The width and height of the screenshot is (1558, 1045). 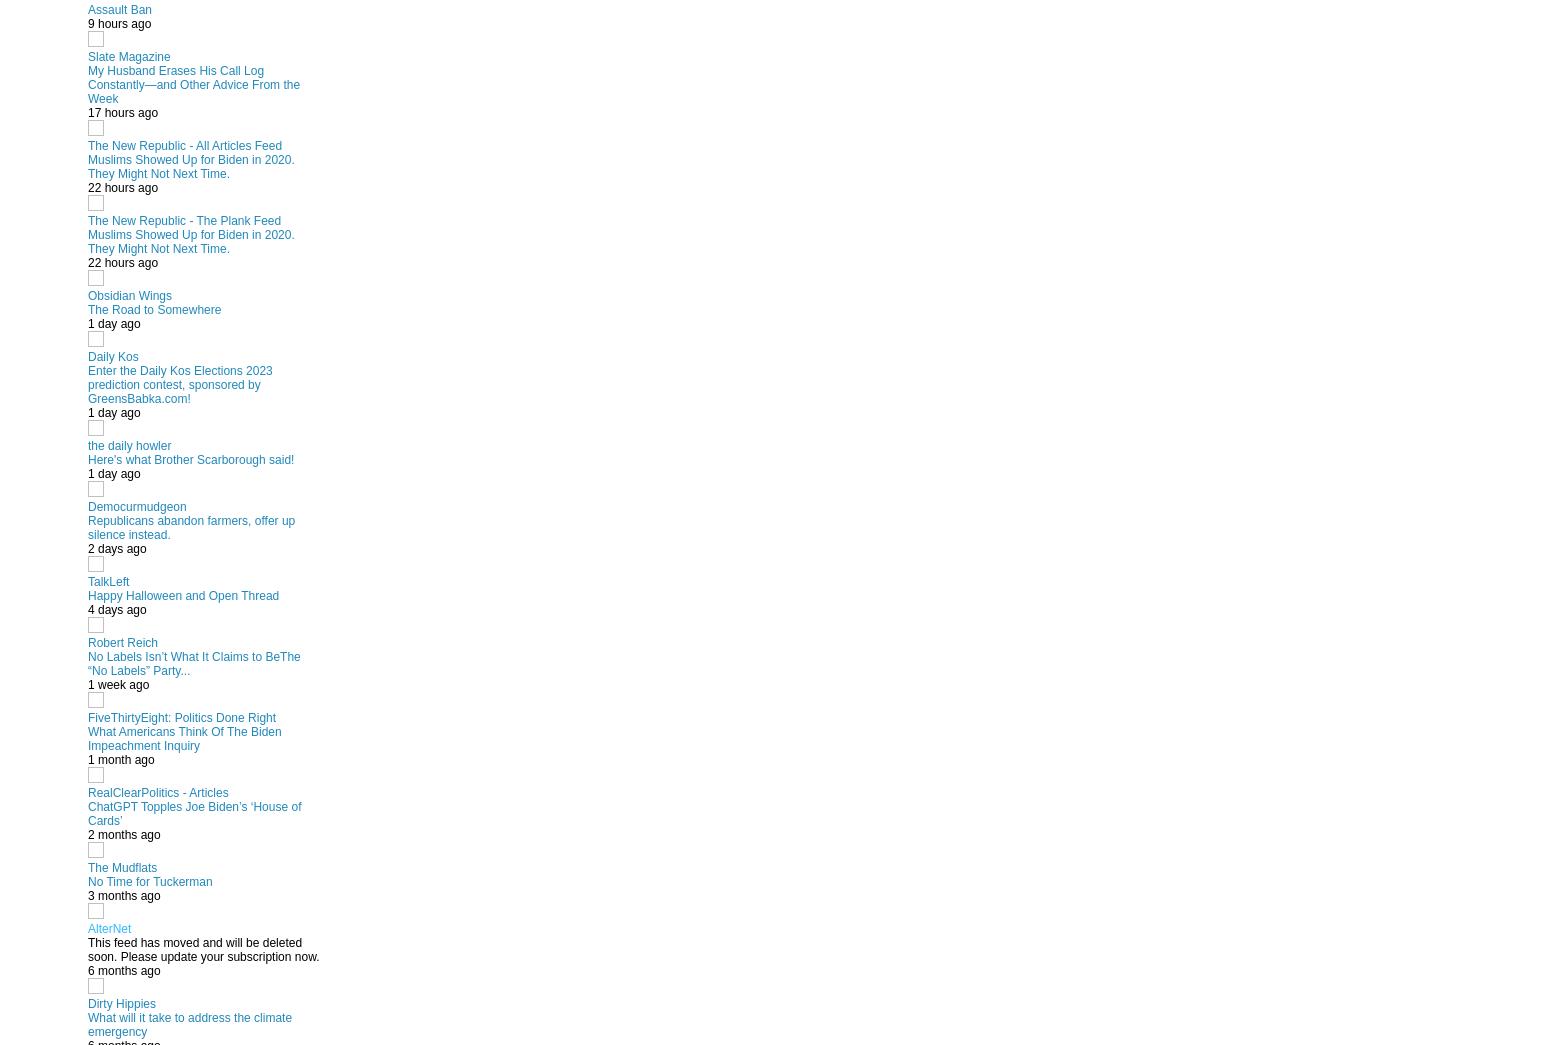 What do you see at coordinates (121, 642) in the screenshot?
I see `'Robert Reich'` at bounding box center [121, 642].